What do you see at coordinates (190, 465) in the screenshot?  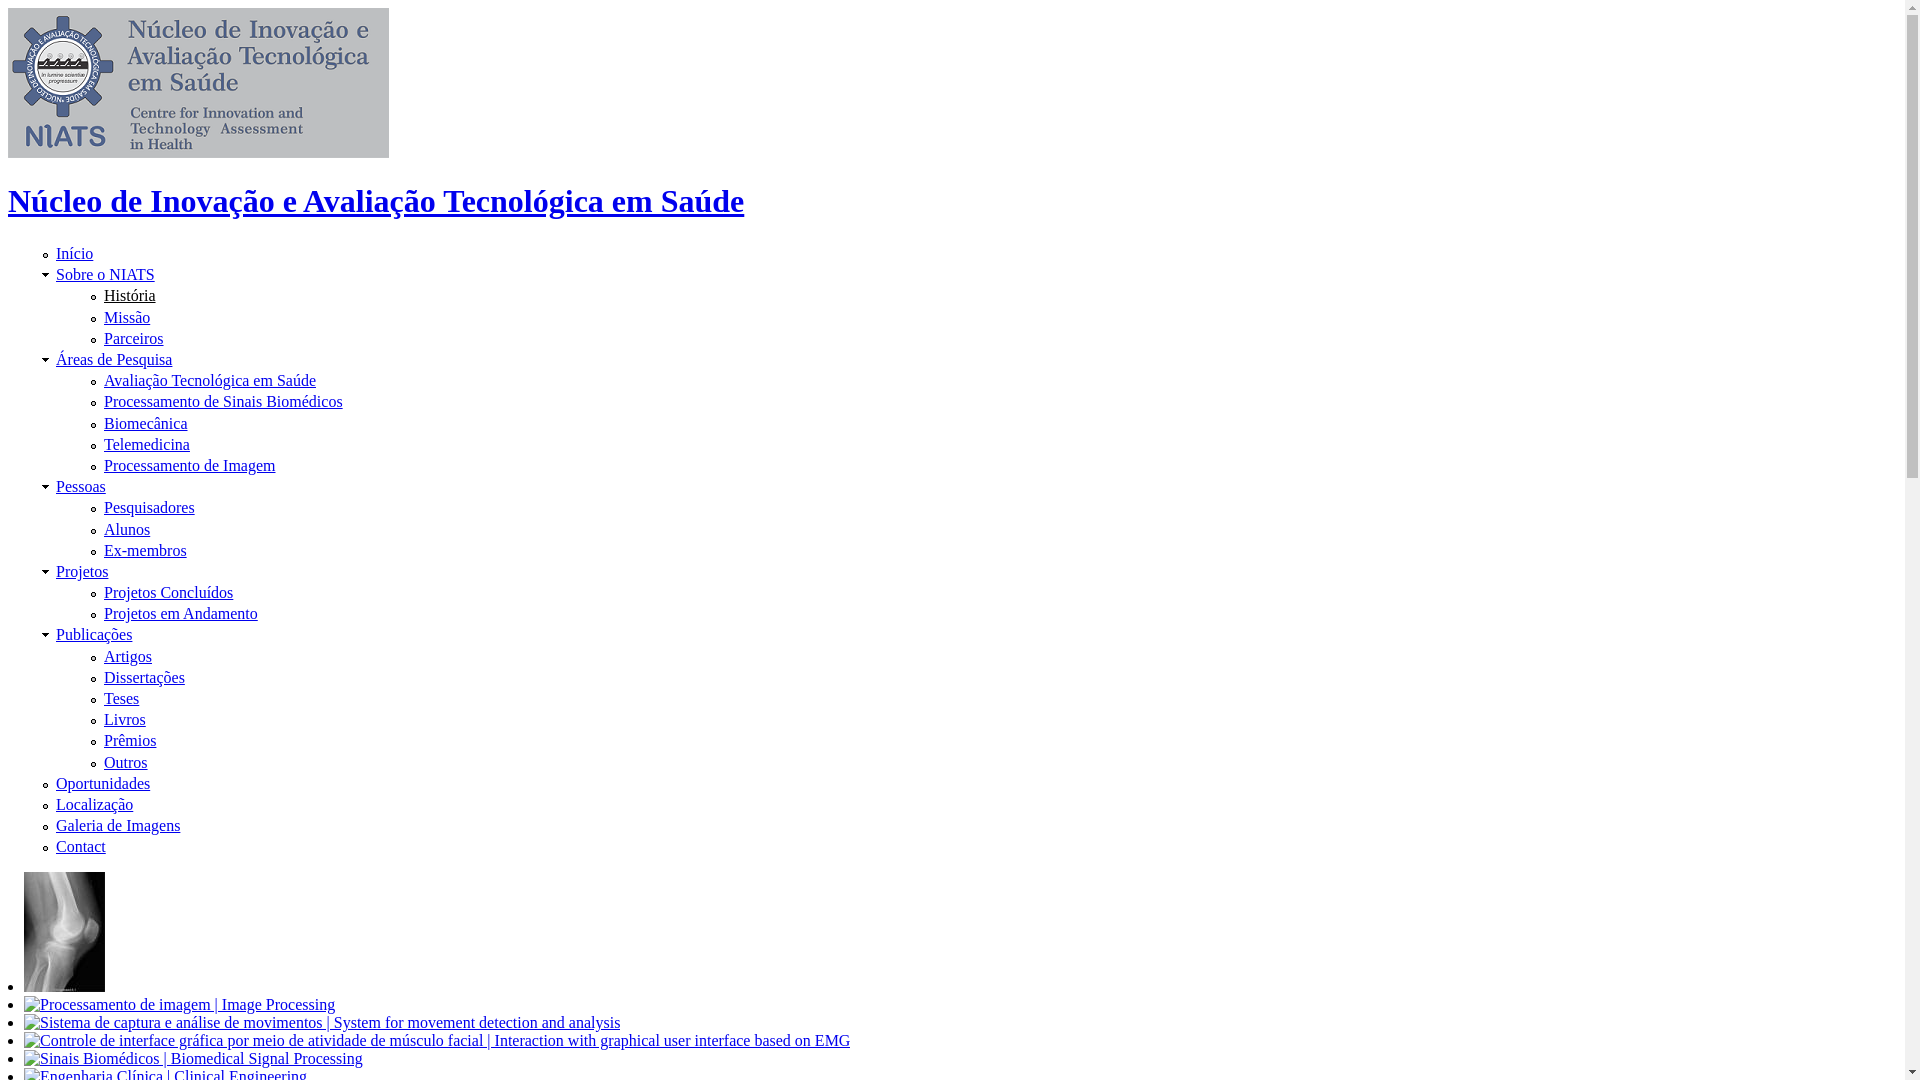 I see `'Processamento de Imagem'` at bounding box center [190, 465].